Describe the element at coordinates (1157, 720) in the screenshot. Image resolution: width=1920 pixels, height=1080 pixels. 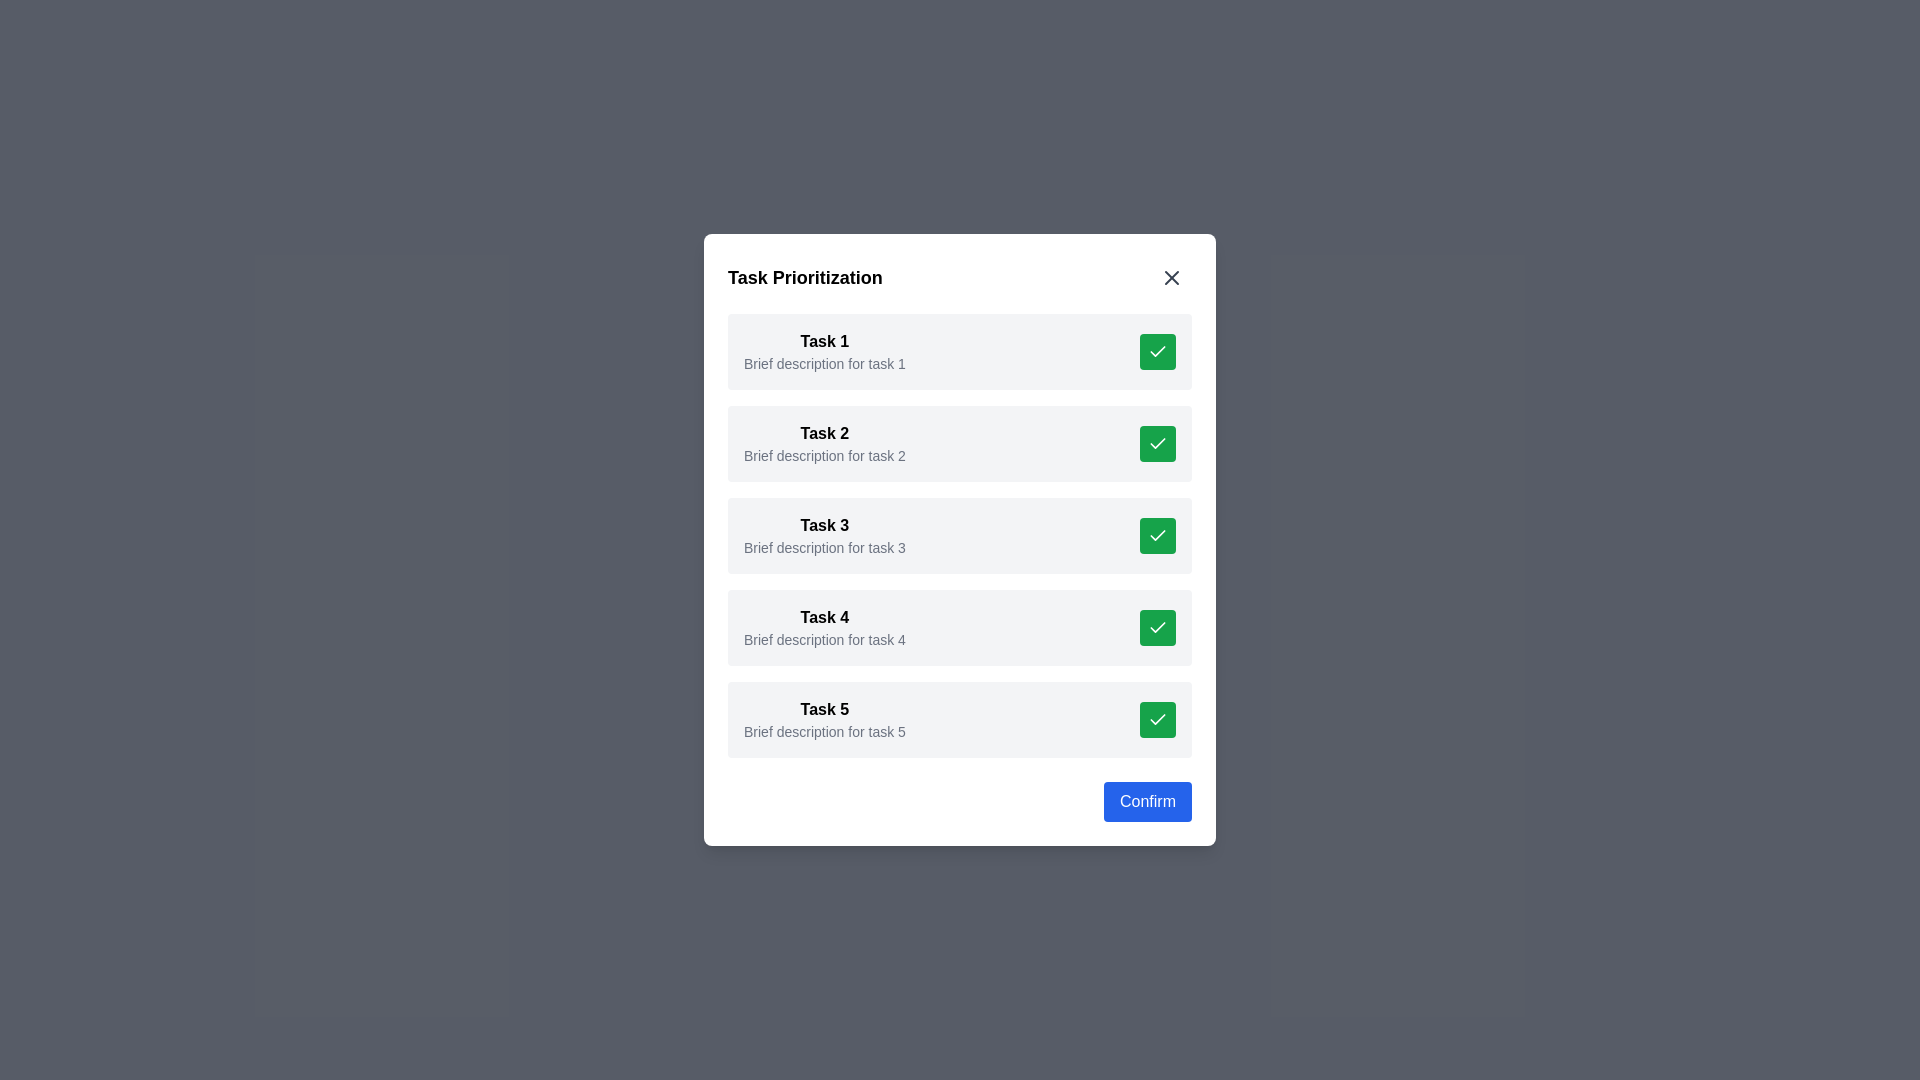
I see `the green checkmark icon at the bottom-most row of the task list` at that location.